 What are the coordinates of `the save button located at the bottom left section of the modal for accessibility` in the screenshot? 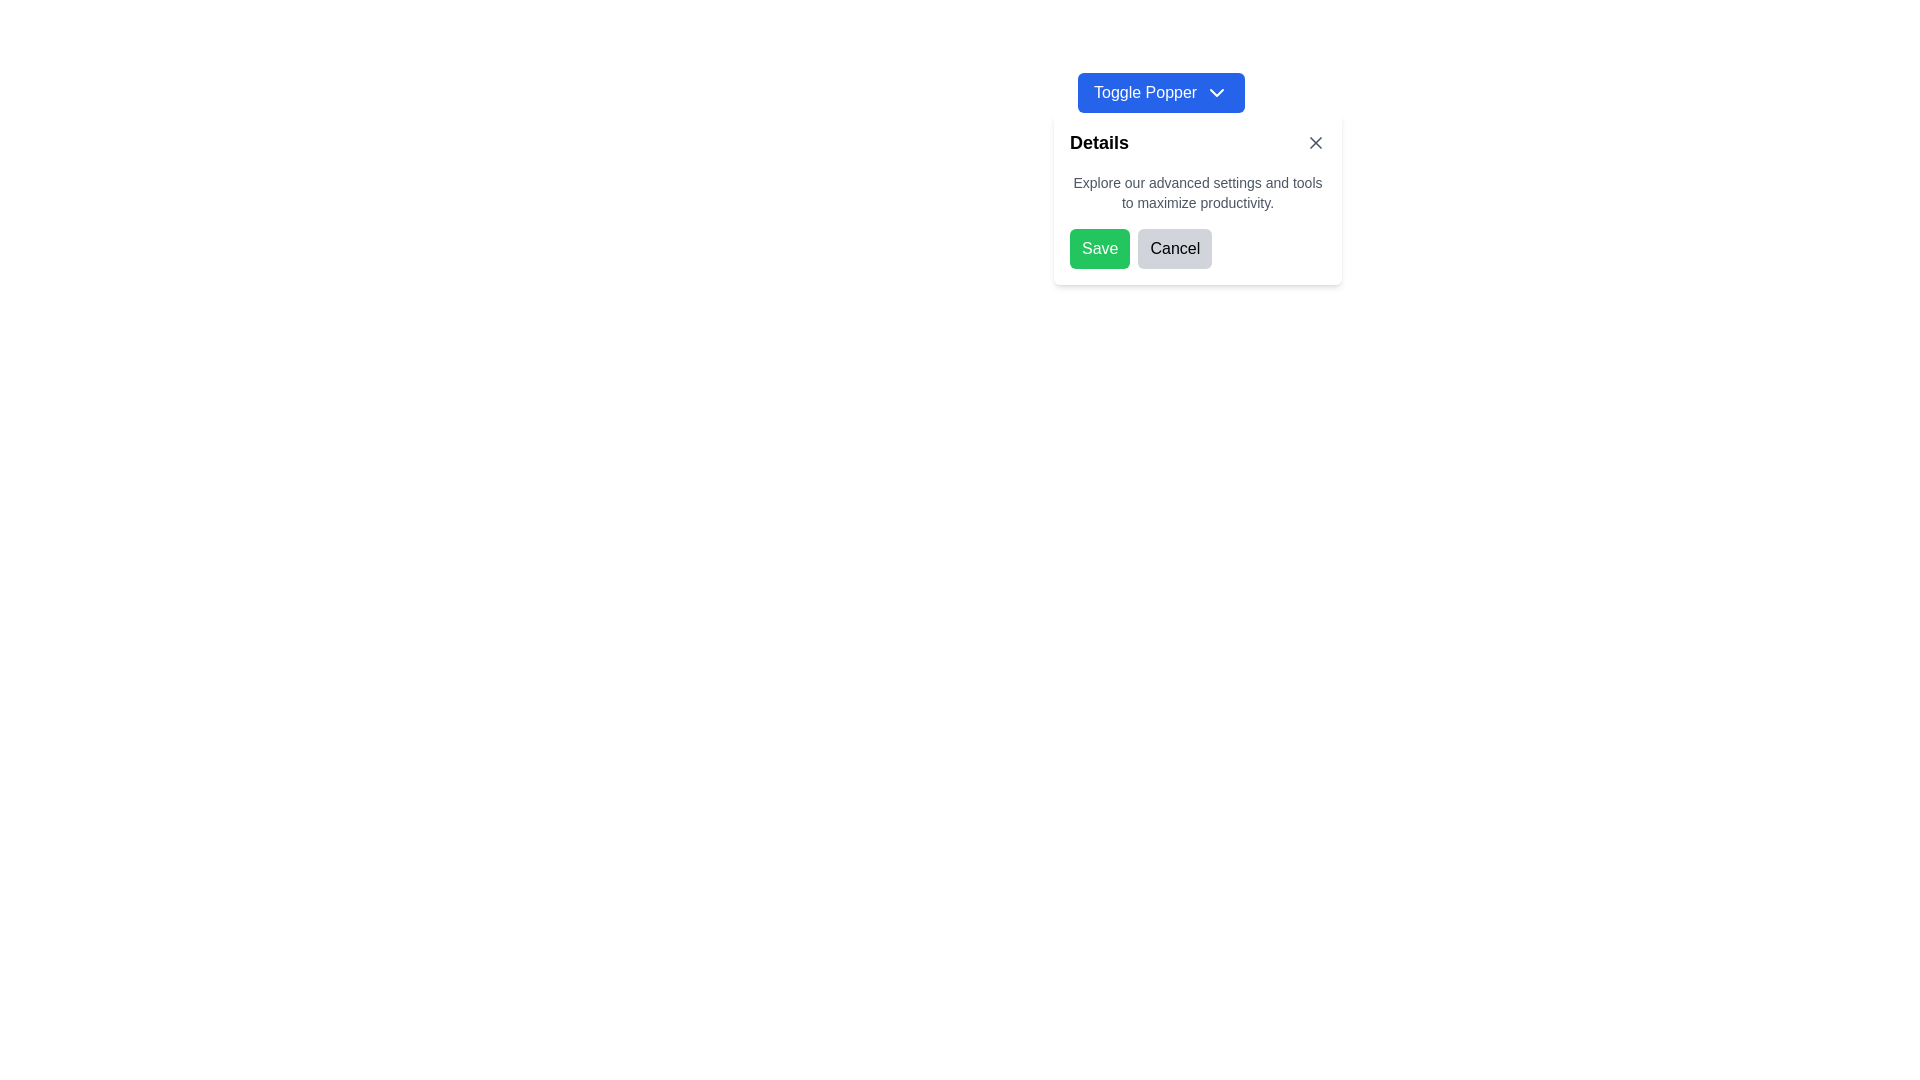 It's located at (1099, 248).